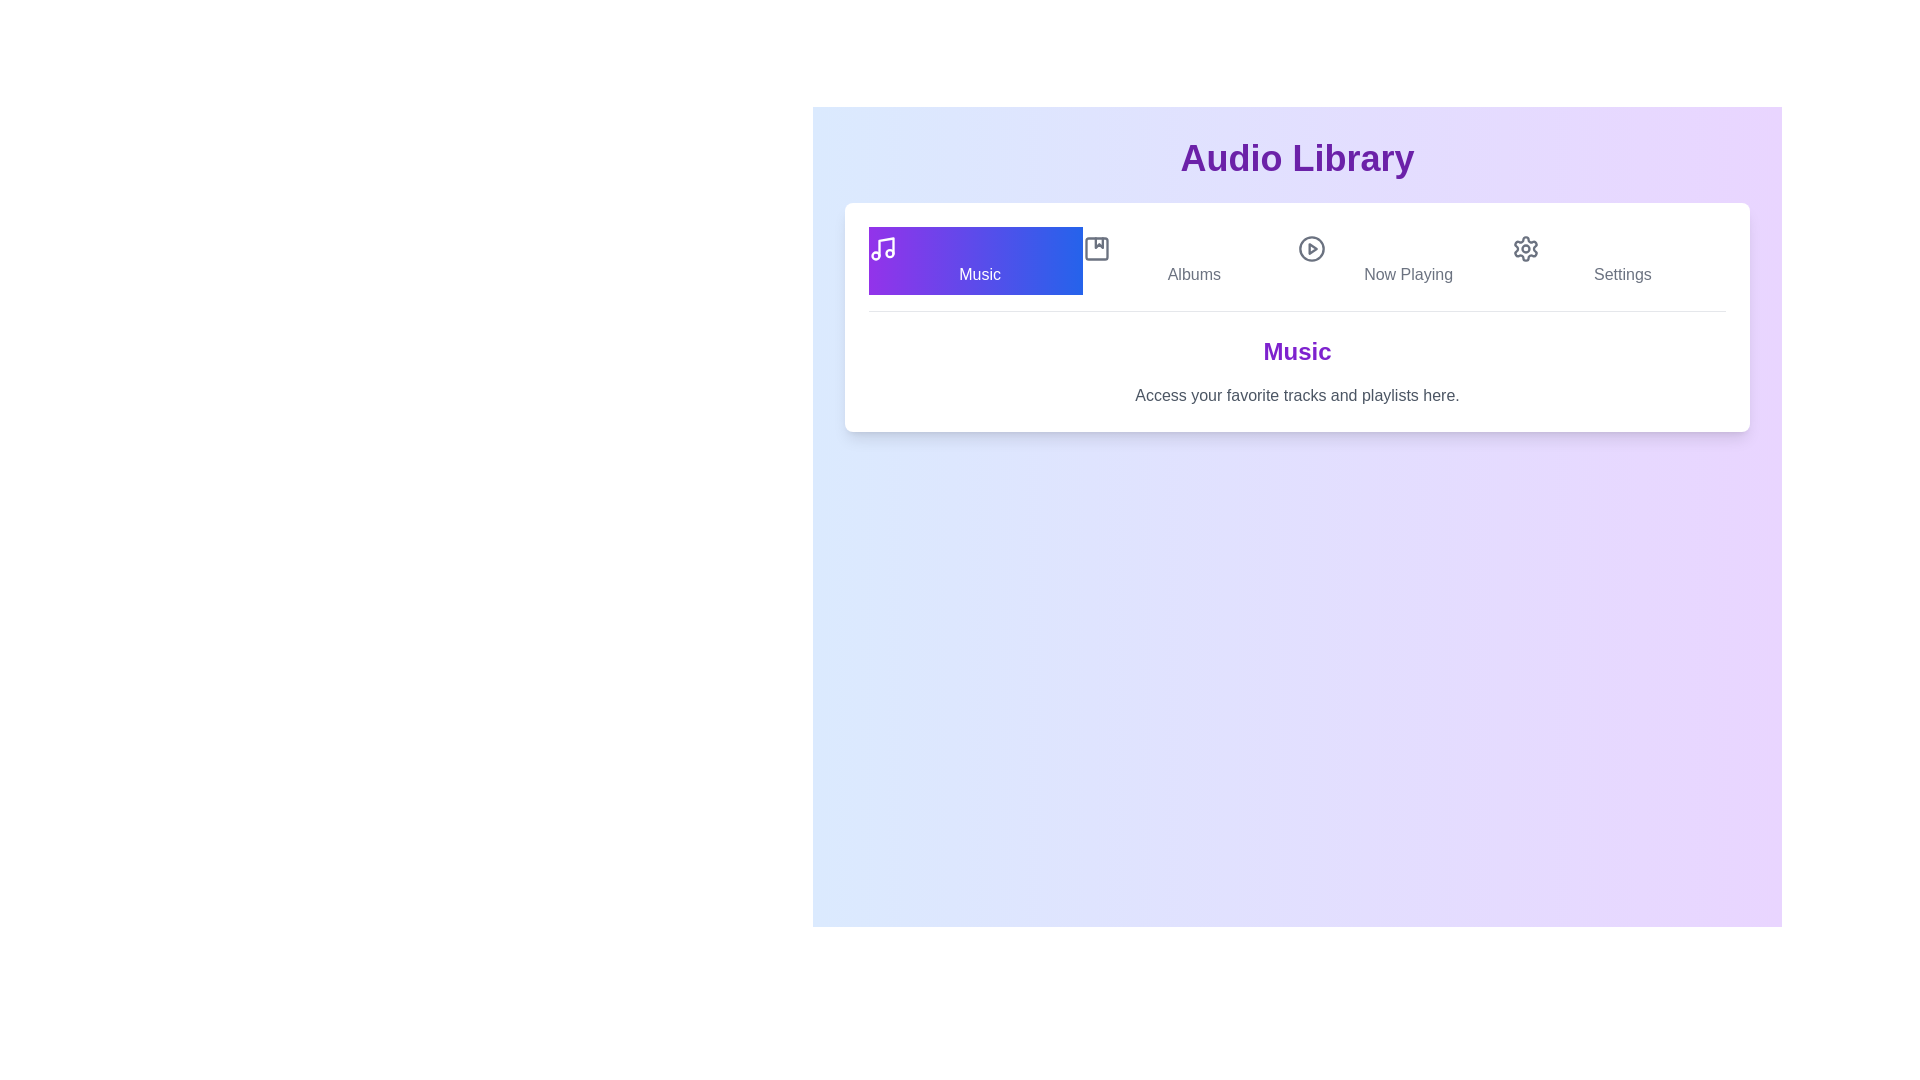 The height and width of the screenshot is (1080, 1920). Describe the element at coordinates (1311, 248) in the screenshot. I see `the circular play button icon located in the 'Now Playing' tab of the navigation bar` at that location.